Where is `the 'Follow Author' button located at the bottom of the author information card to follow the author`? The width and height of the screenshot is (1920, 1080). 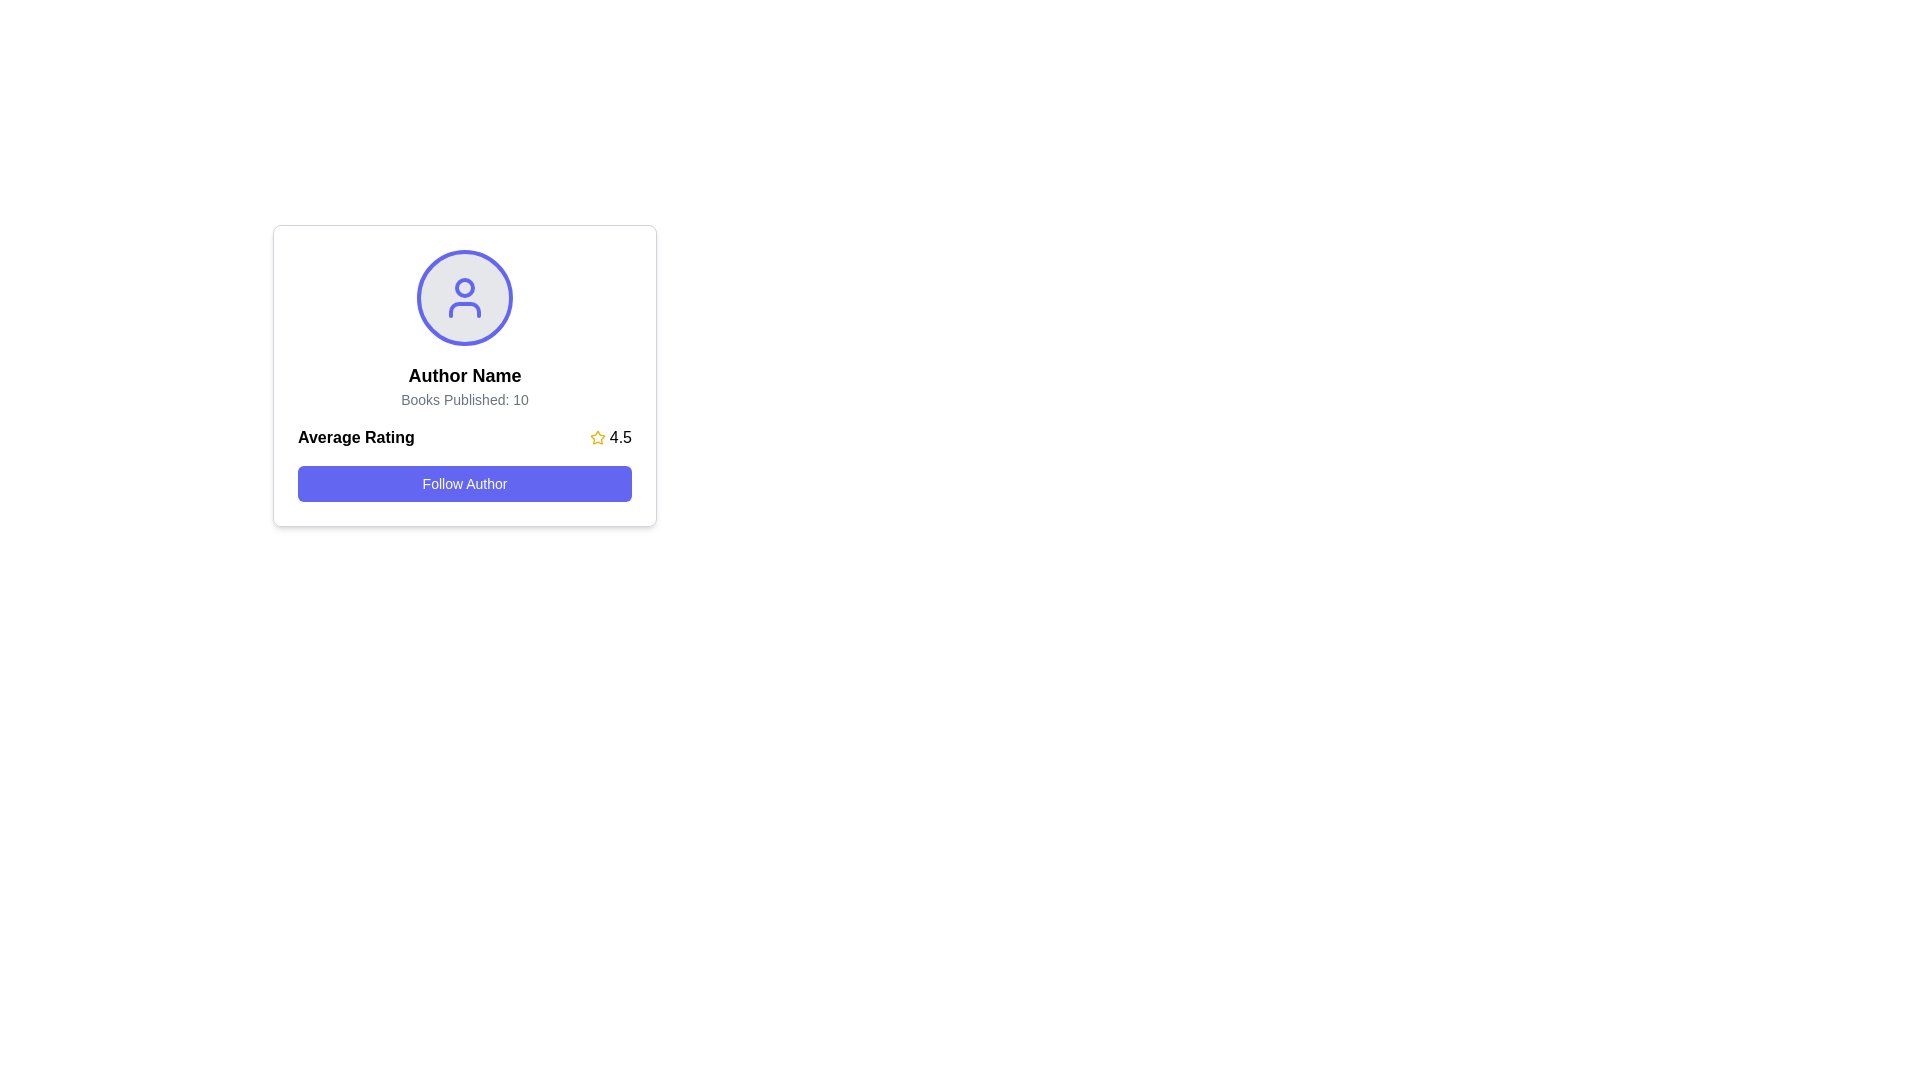
the 'Follow Author' button located at the bottom of the author information card to follow the author is located at coordinates (464, 463).